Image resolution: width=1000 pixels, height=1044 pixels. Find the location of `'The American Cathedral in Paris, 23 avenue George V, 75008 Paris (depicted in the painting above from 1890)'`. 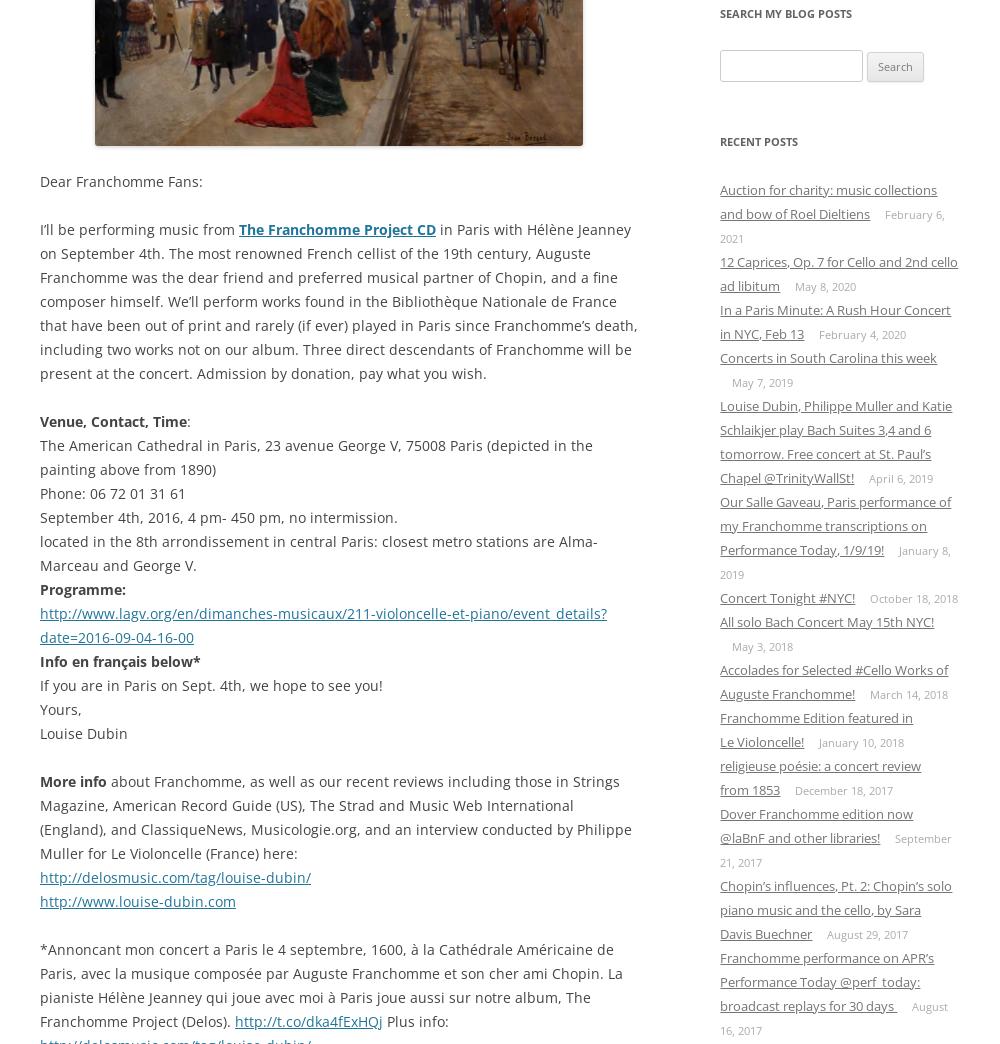

'The American Cathedral in Paris, 23 avenue George V, 75008 Paris (depicted in the painting above from 1890)' is located at coordinates (40, 455).